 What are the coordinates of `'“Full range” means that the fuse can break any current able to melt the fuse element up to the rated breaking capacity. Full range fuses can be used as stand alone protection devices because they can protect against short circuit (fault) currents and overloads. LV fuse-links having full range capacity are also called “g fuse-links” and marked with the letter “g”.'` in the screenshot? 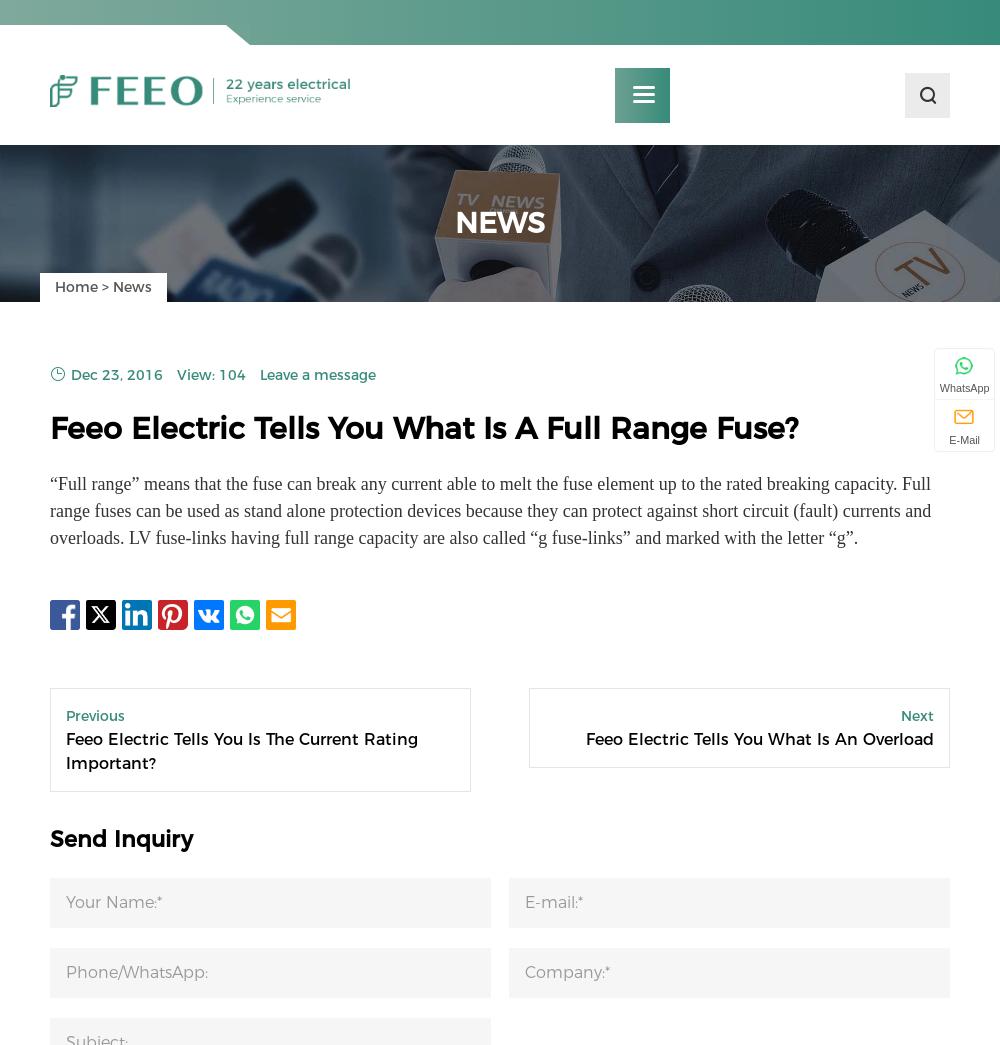 It's located at (489, 518).